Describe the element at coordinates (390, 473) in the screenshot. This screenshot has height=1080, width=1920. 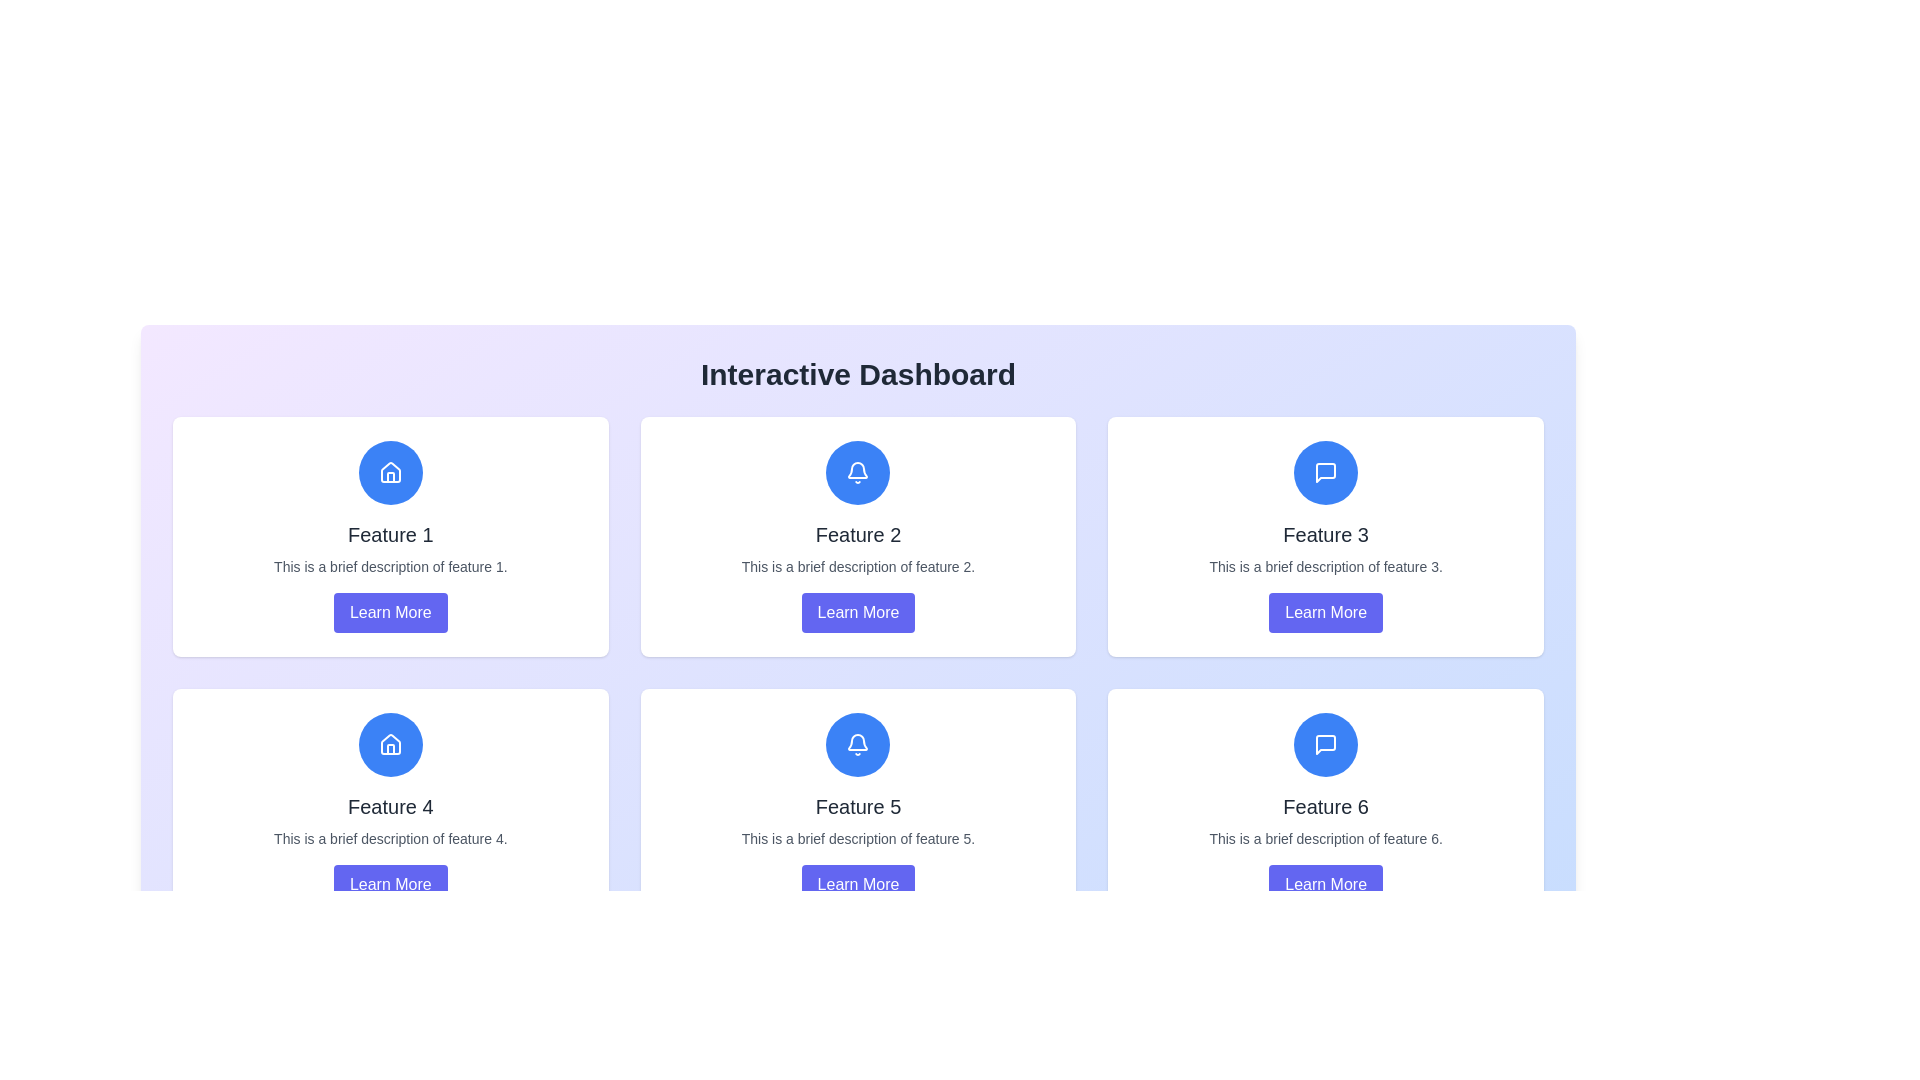
I see `the circular blue icon with a white house outline located at the top-left corner of the 'Feature 1' card` at that location.